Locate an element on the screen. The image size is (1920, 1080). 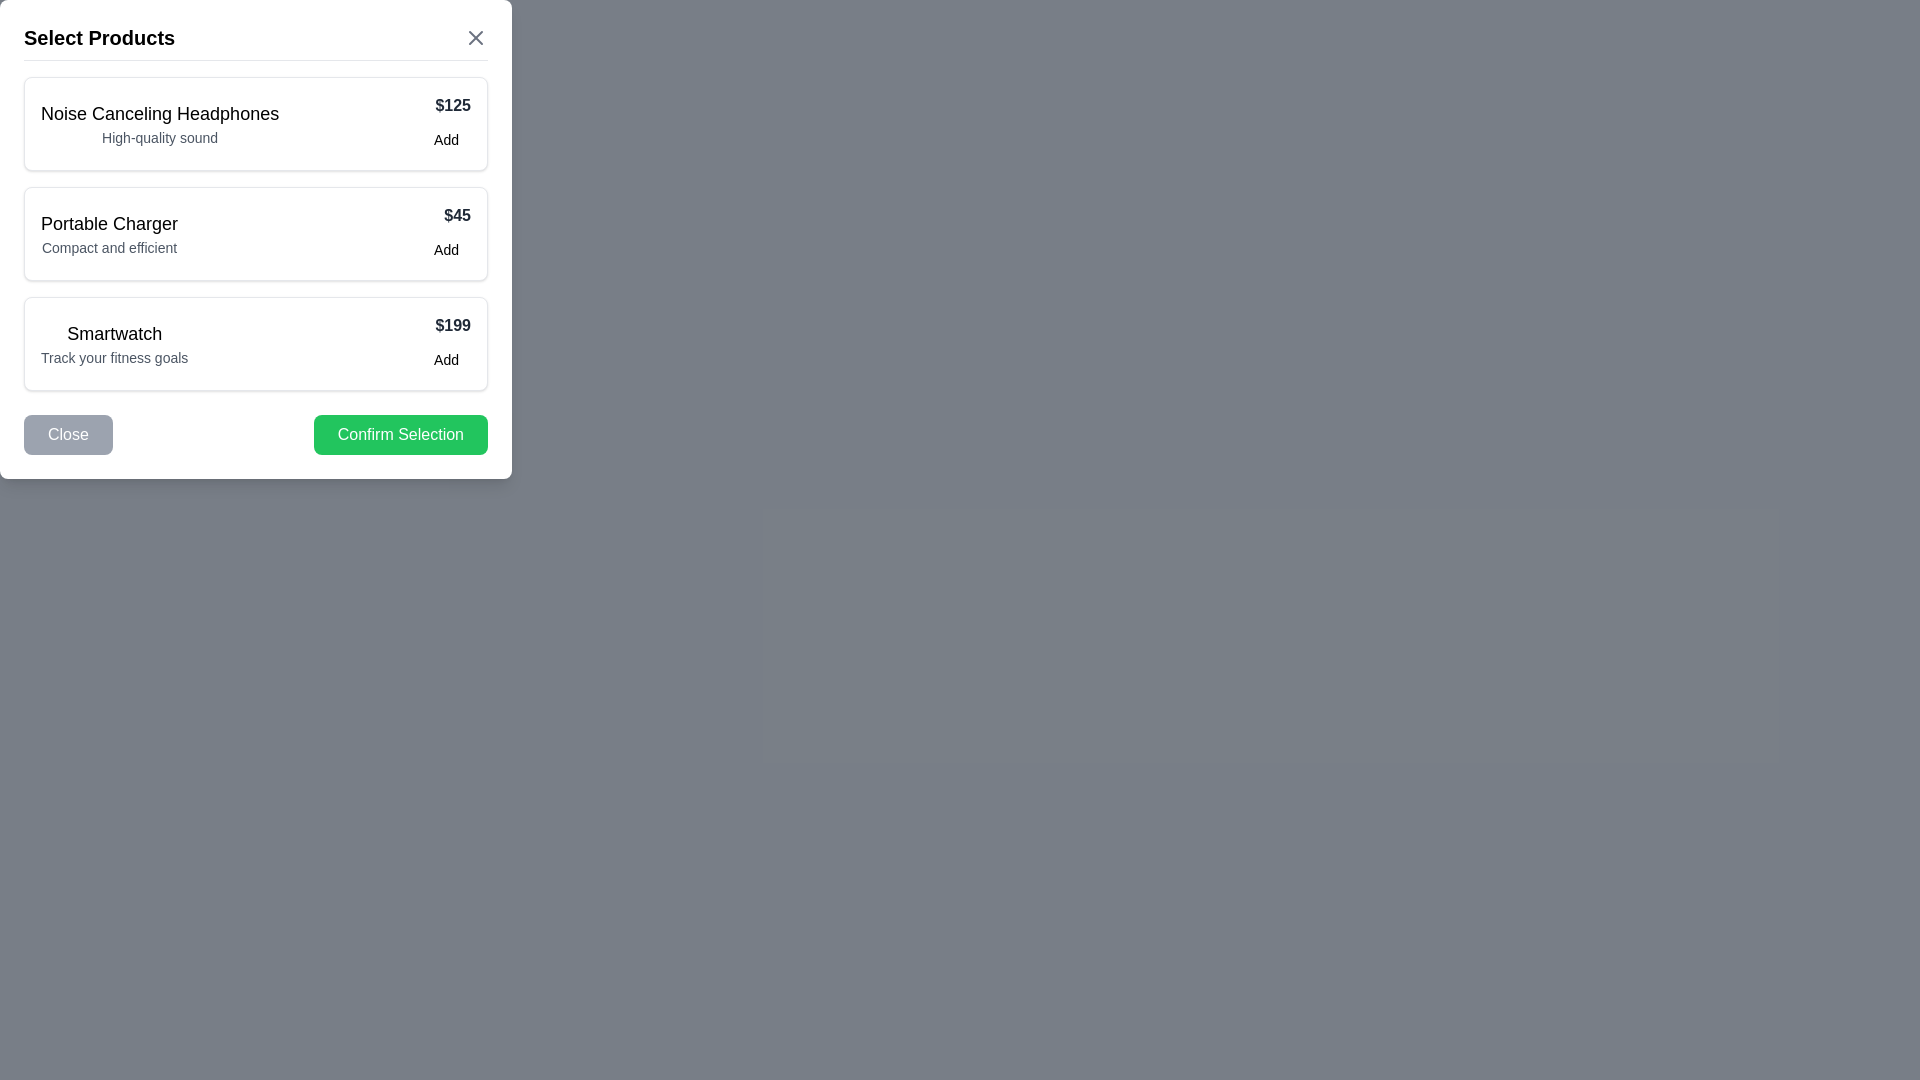
the close button icon located at the top-right corner of the 'Select Products' modal window is located at coordinates (474, 38).